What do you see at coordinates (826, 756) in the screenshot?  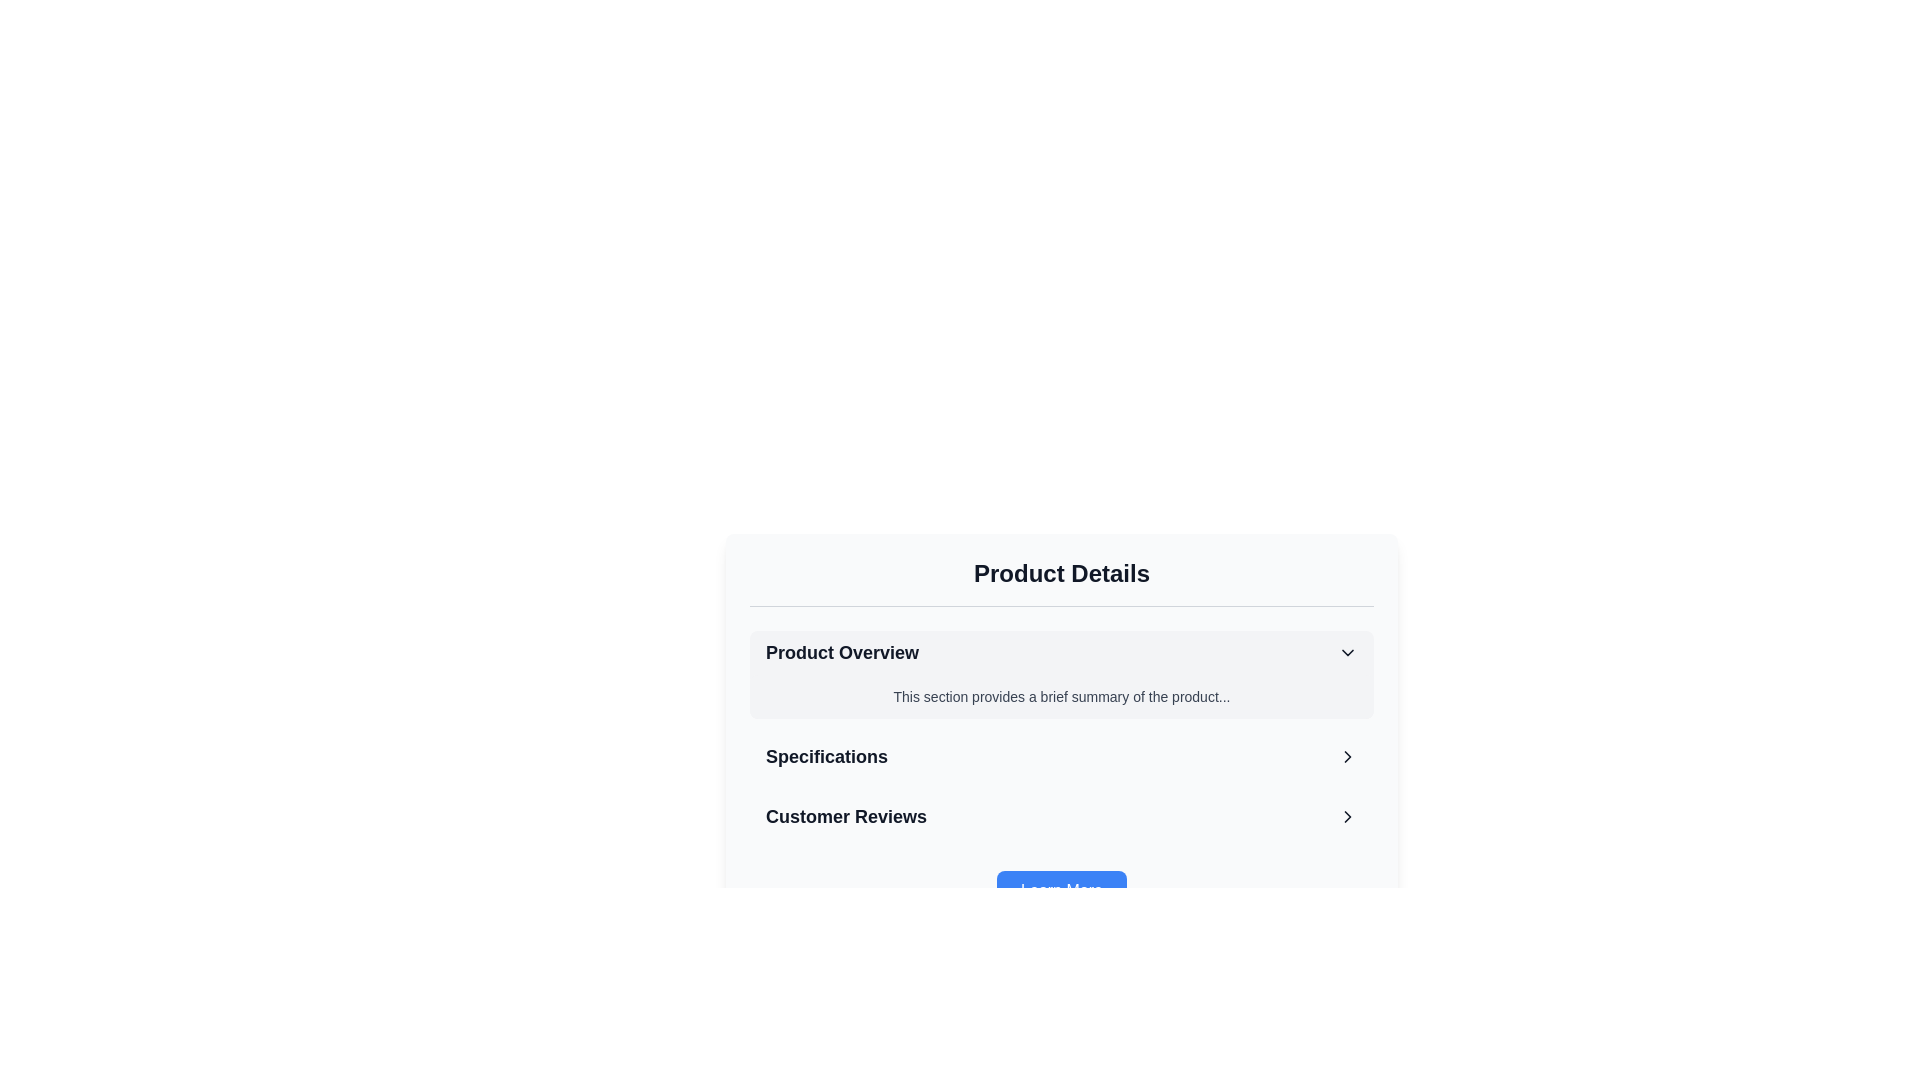 I see `text label that serves as the section title for 'Specifications', positioned below 'Product Overview' and above 'Customer Reviews'` at bounding box center [826, 756].